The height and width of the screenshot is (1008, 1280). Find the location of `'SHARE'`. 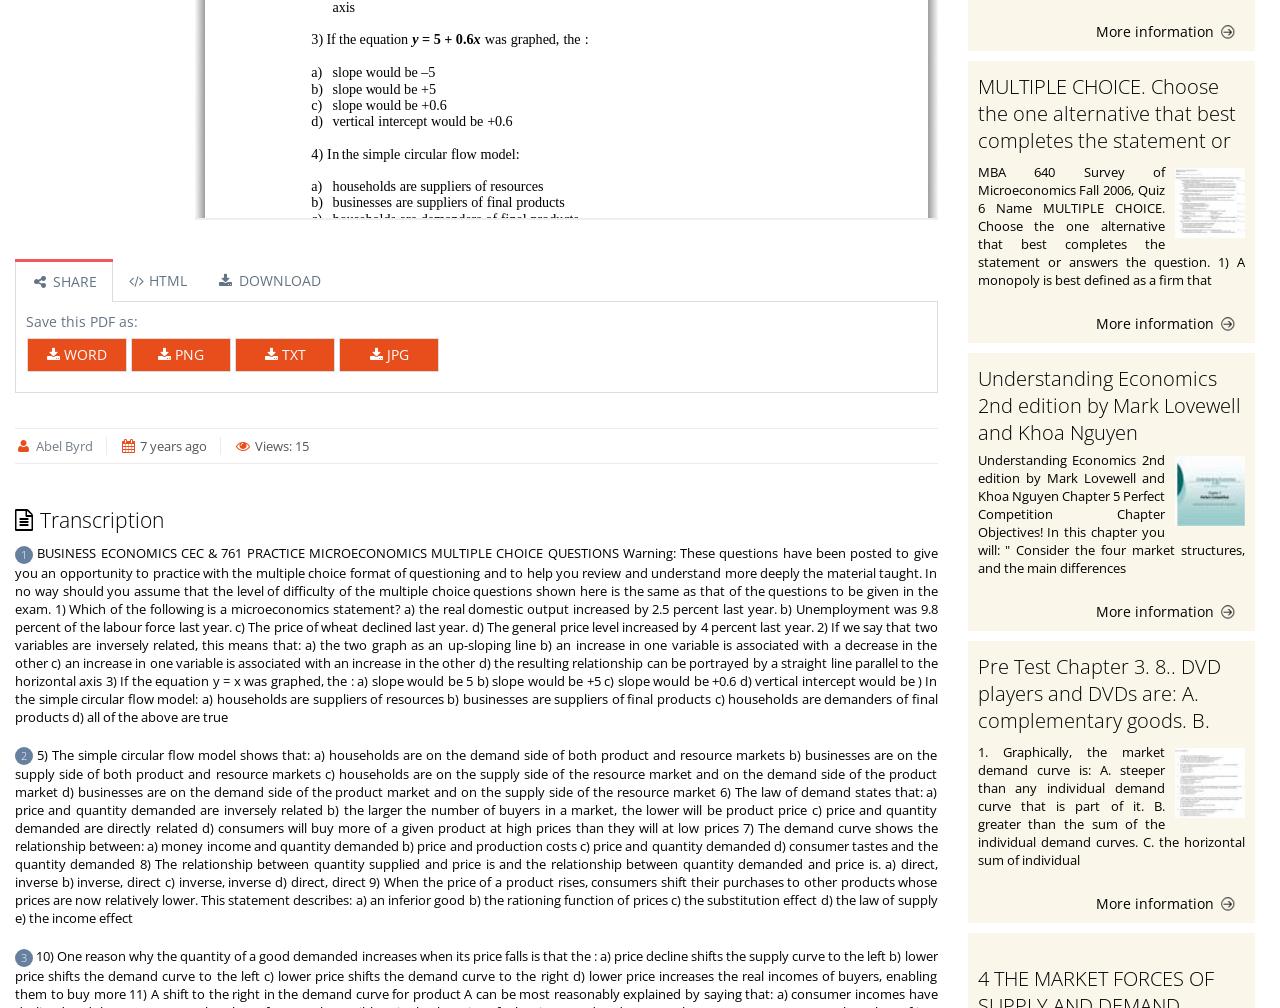

'SHARE' is located at coordinates (71, 281).